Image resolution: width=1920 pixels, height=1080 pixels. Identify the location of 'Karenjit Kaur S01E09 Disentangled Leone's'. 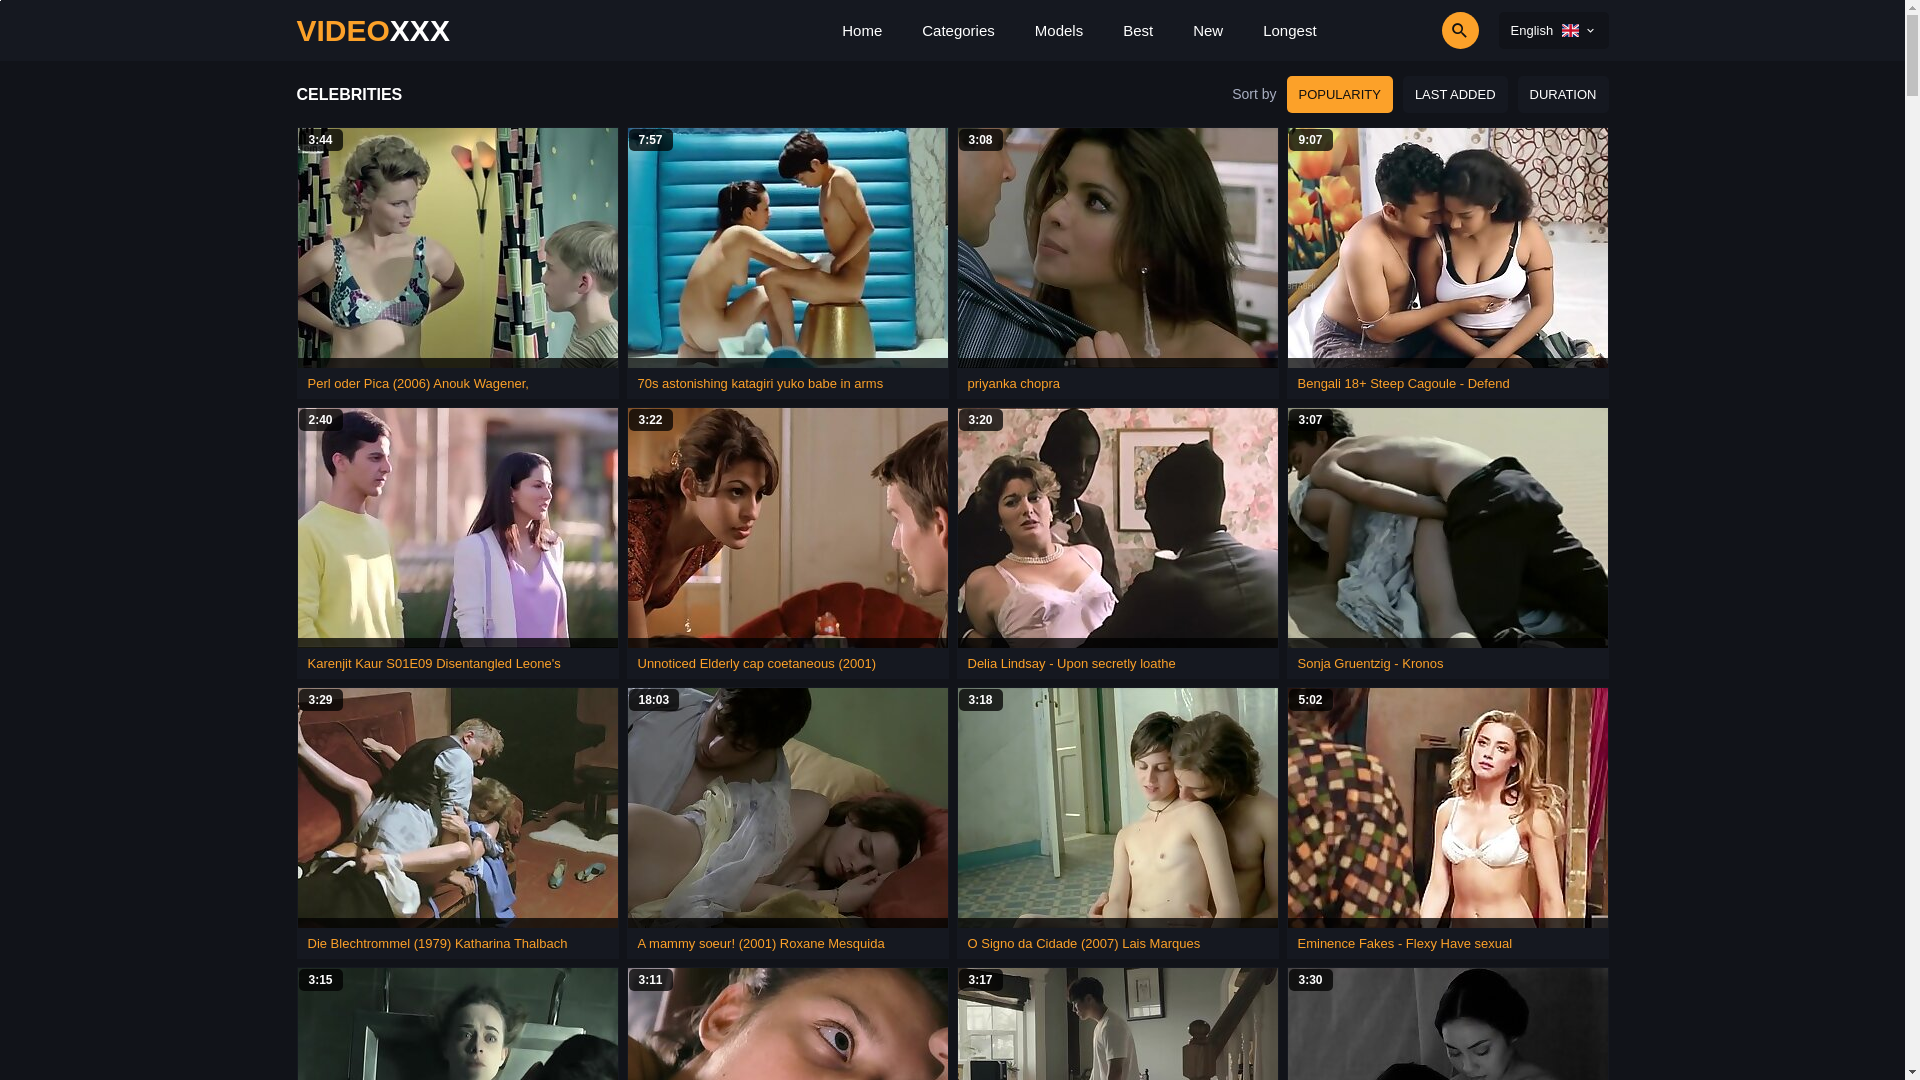
(433, 663).